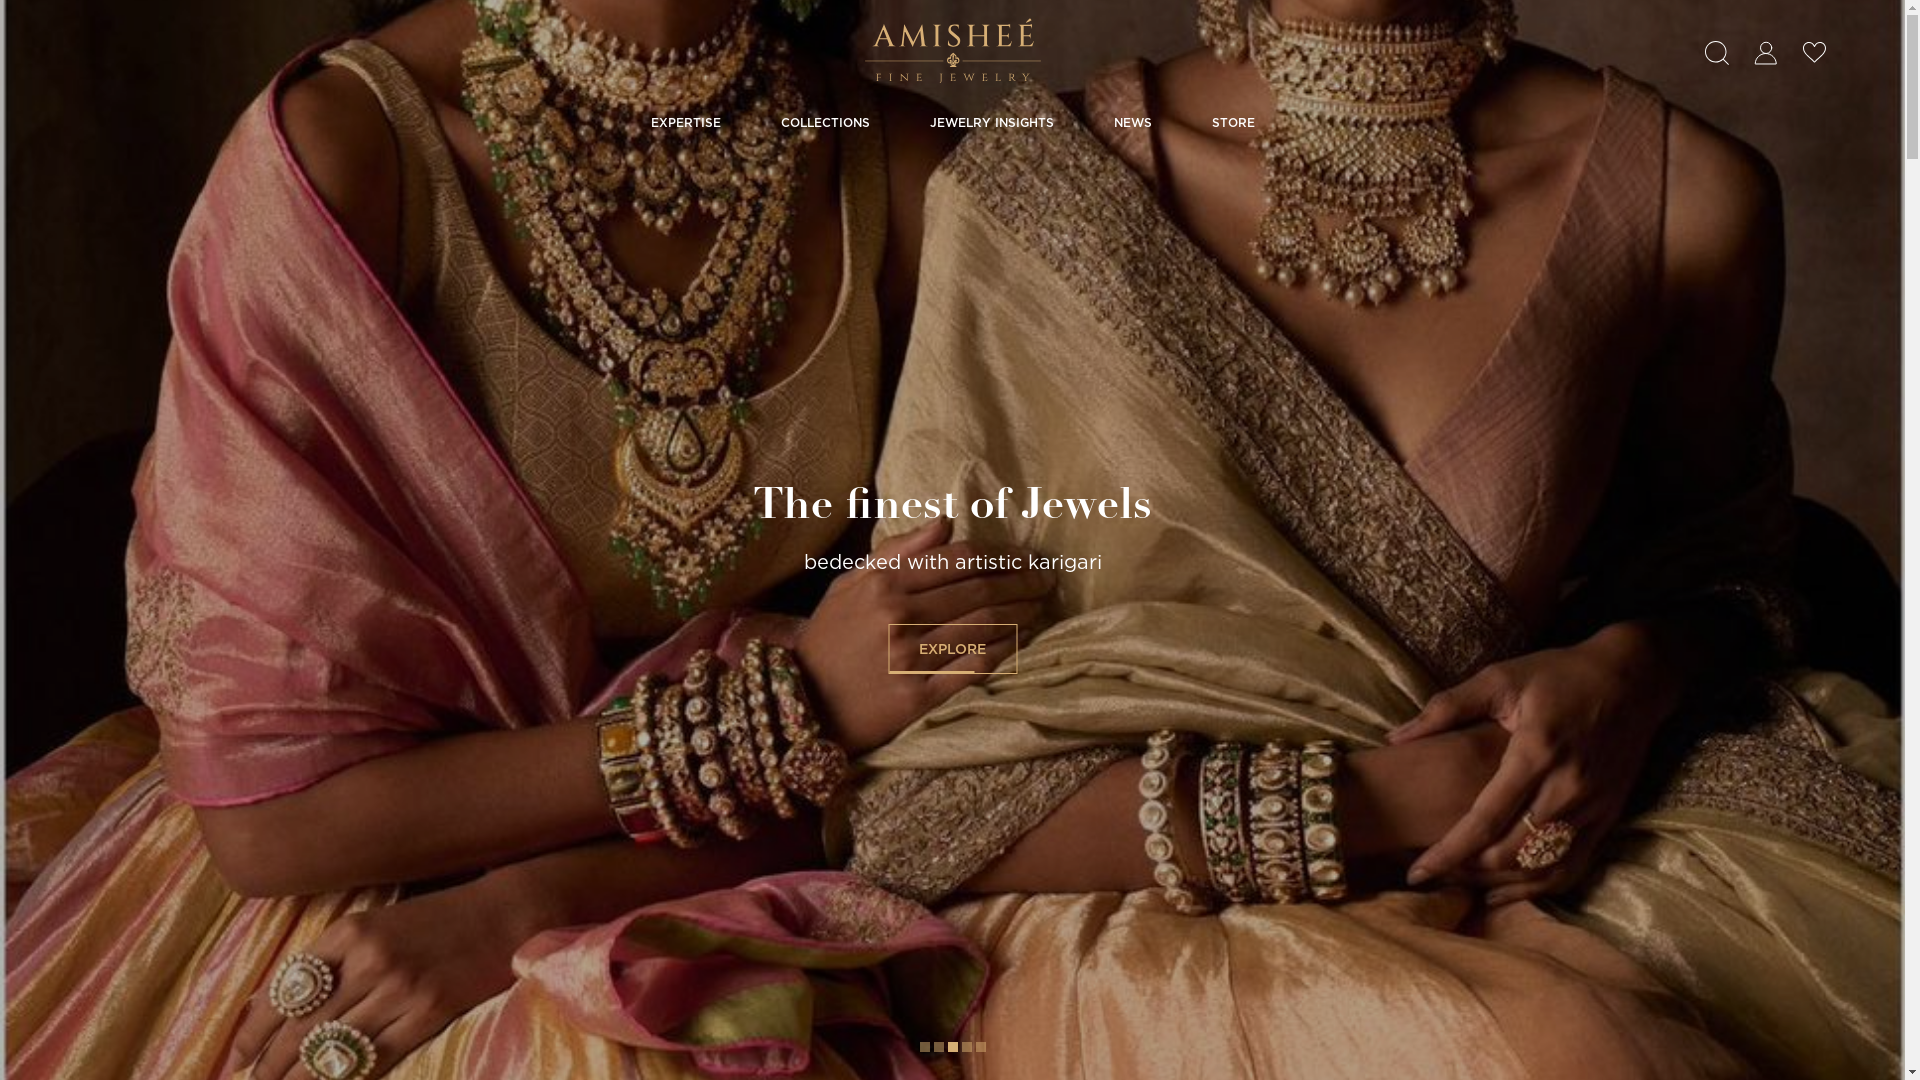 This screenshot has width=1920, height=1080. I want to click on 'EXPERTISE', so click(685, 122).